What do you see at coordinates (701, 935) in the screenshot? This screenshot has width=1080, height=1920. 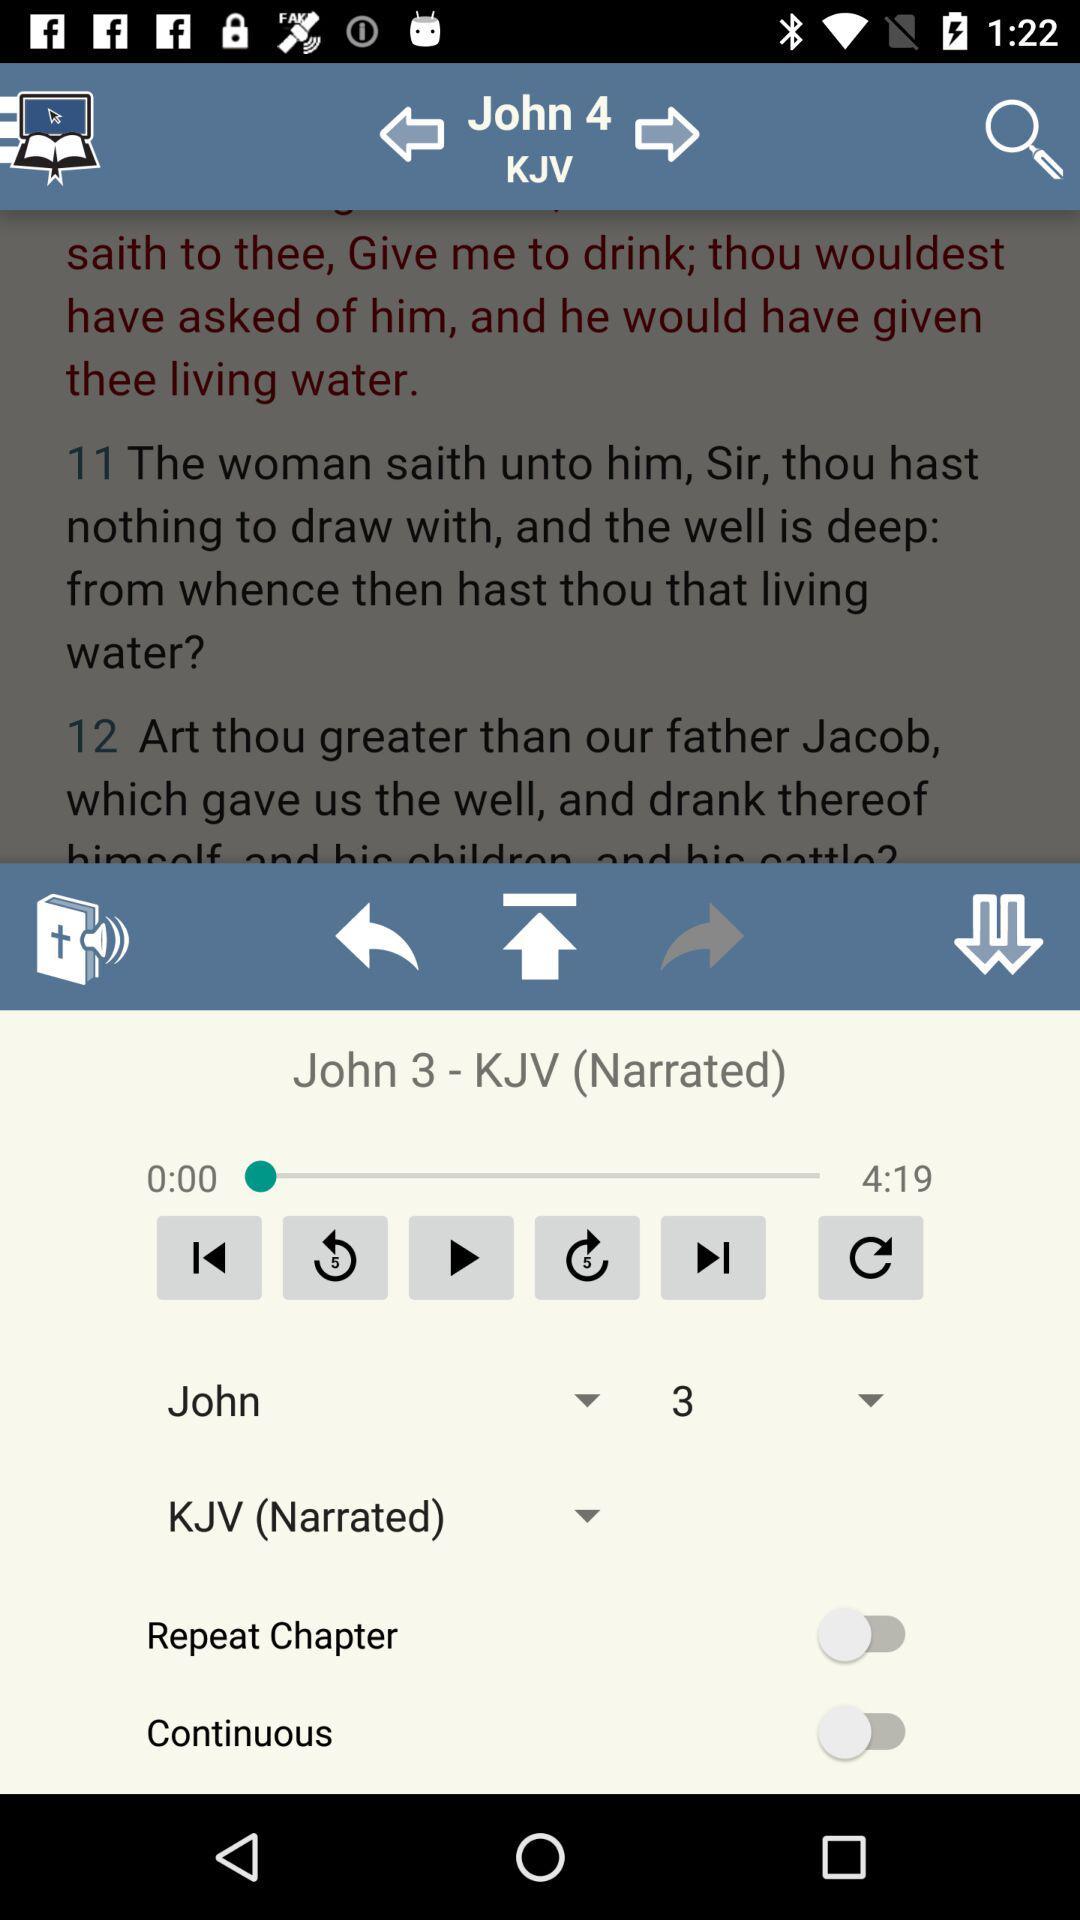 I see `fast forward` at bounding box center [701, 935].